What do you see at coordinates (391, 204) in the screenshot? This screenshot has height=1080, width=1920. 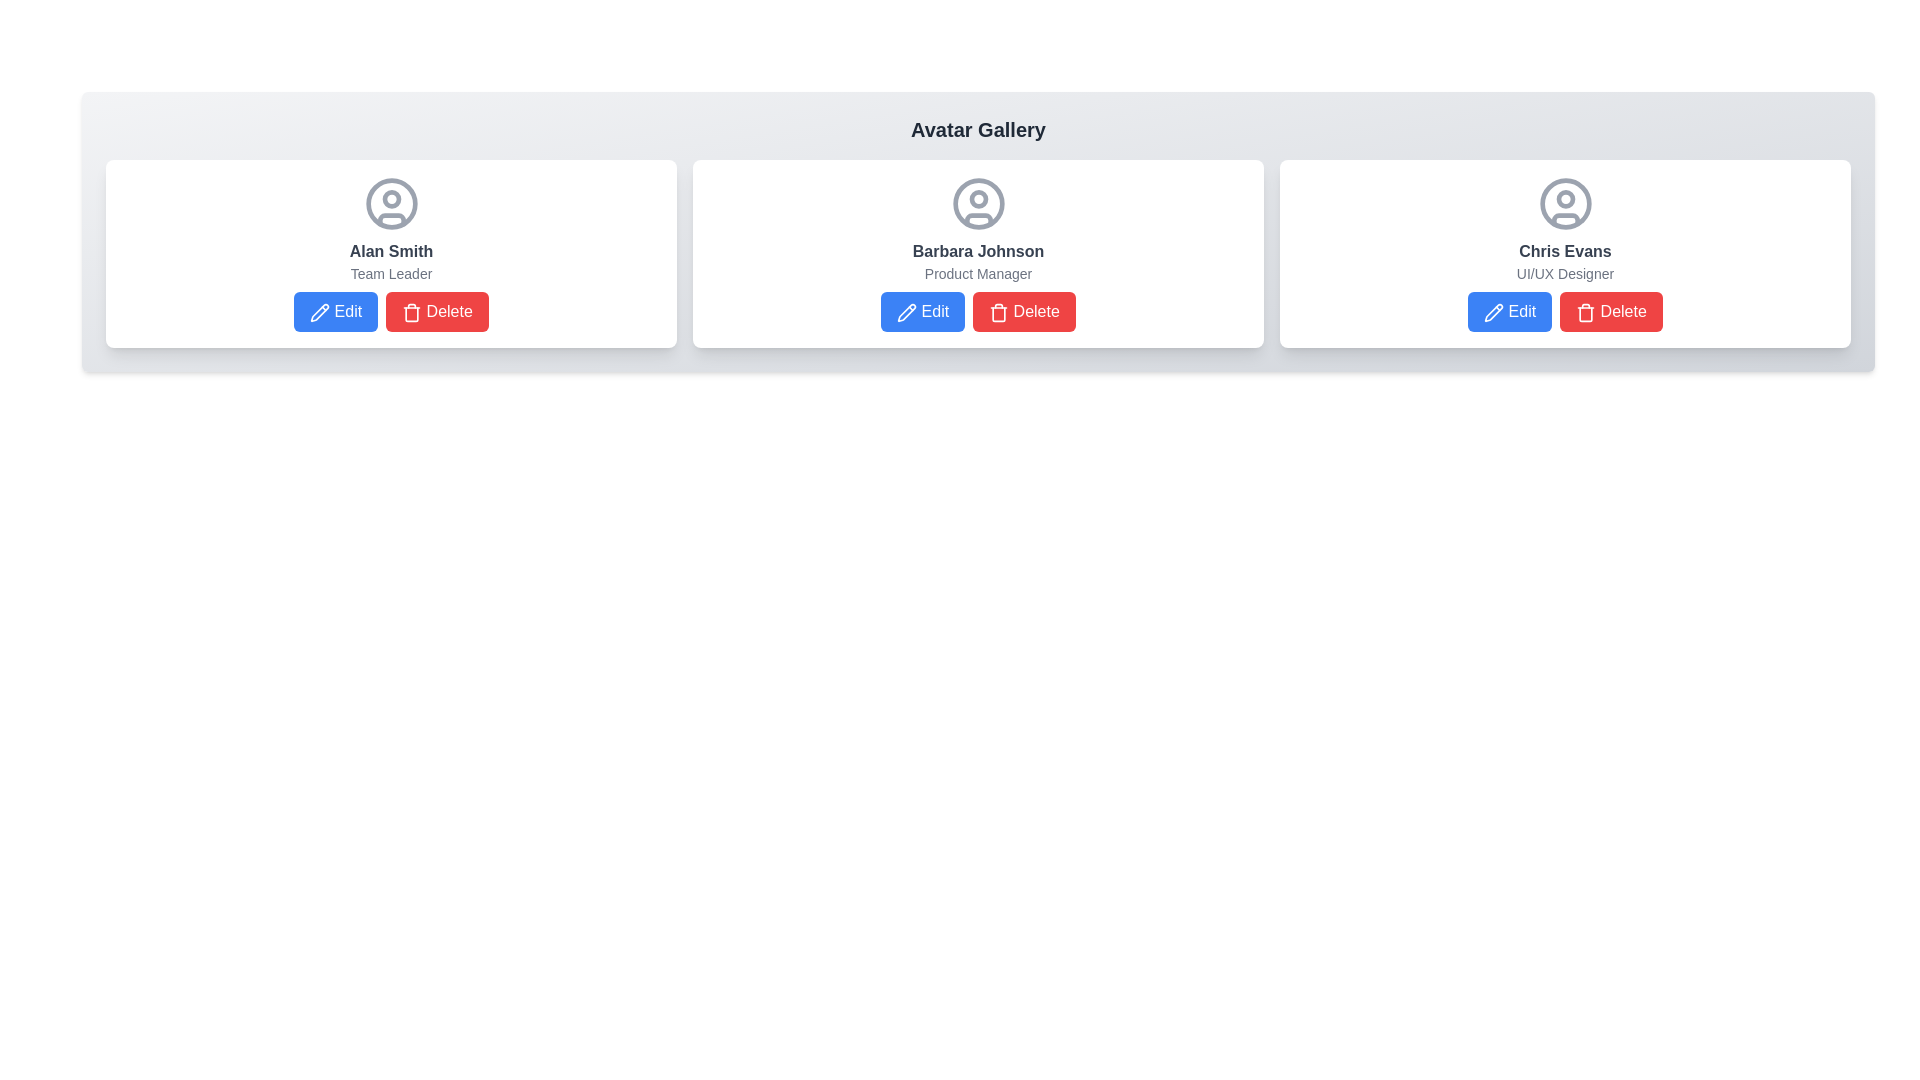 I see `the outermost circle of the avatar icon representing user 'Alan Smith', located in the central upper portion of the card element` at bounding box center [391, 204].